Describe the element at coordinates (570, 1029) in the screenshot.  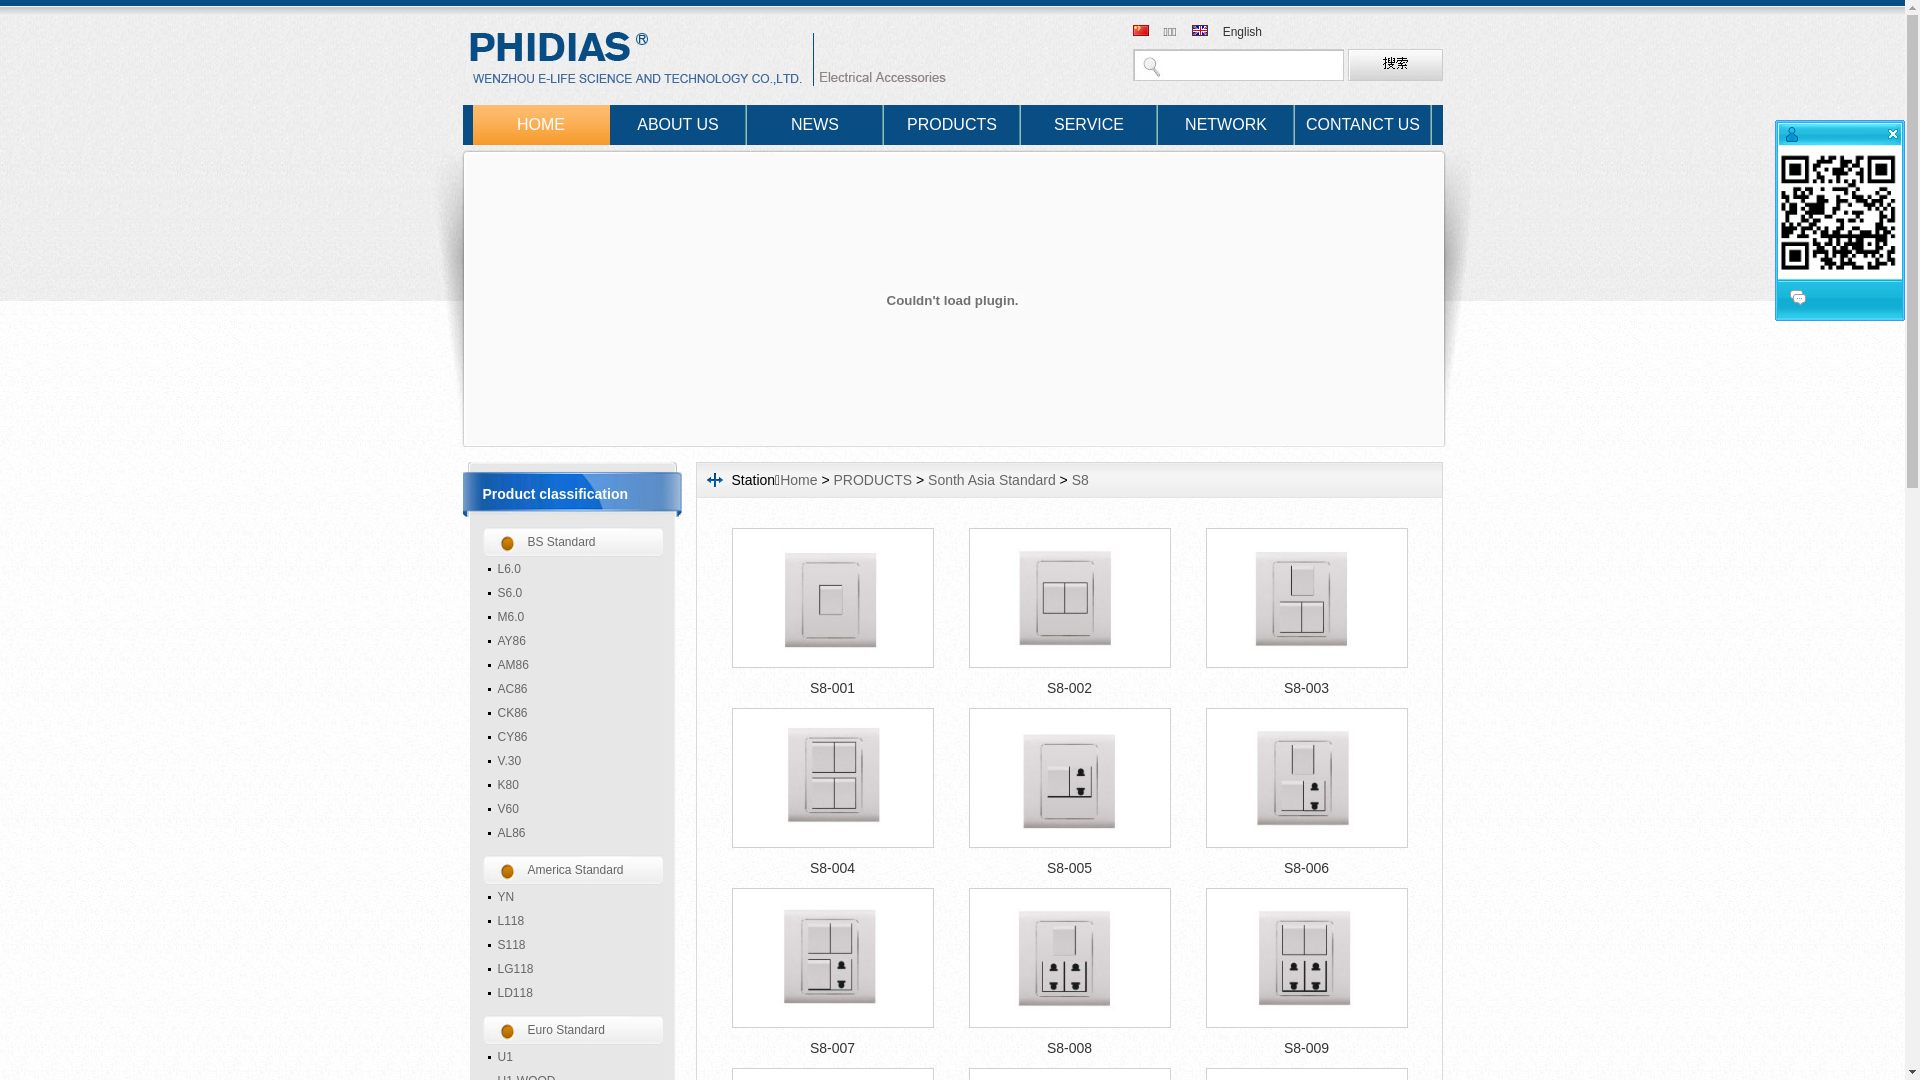
I see `'Euro Standard'` at that location.